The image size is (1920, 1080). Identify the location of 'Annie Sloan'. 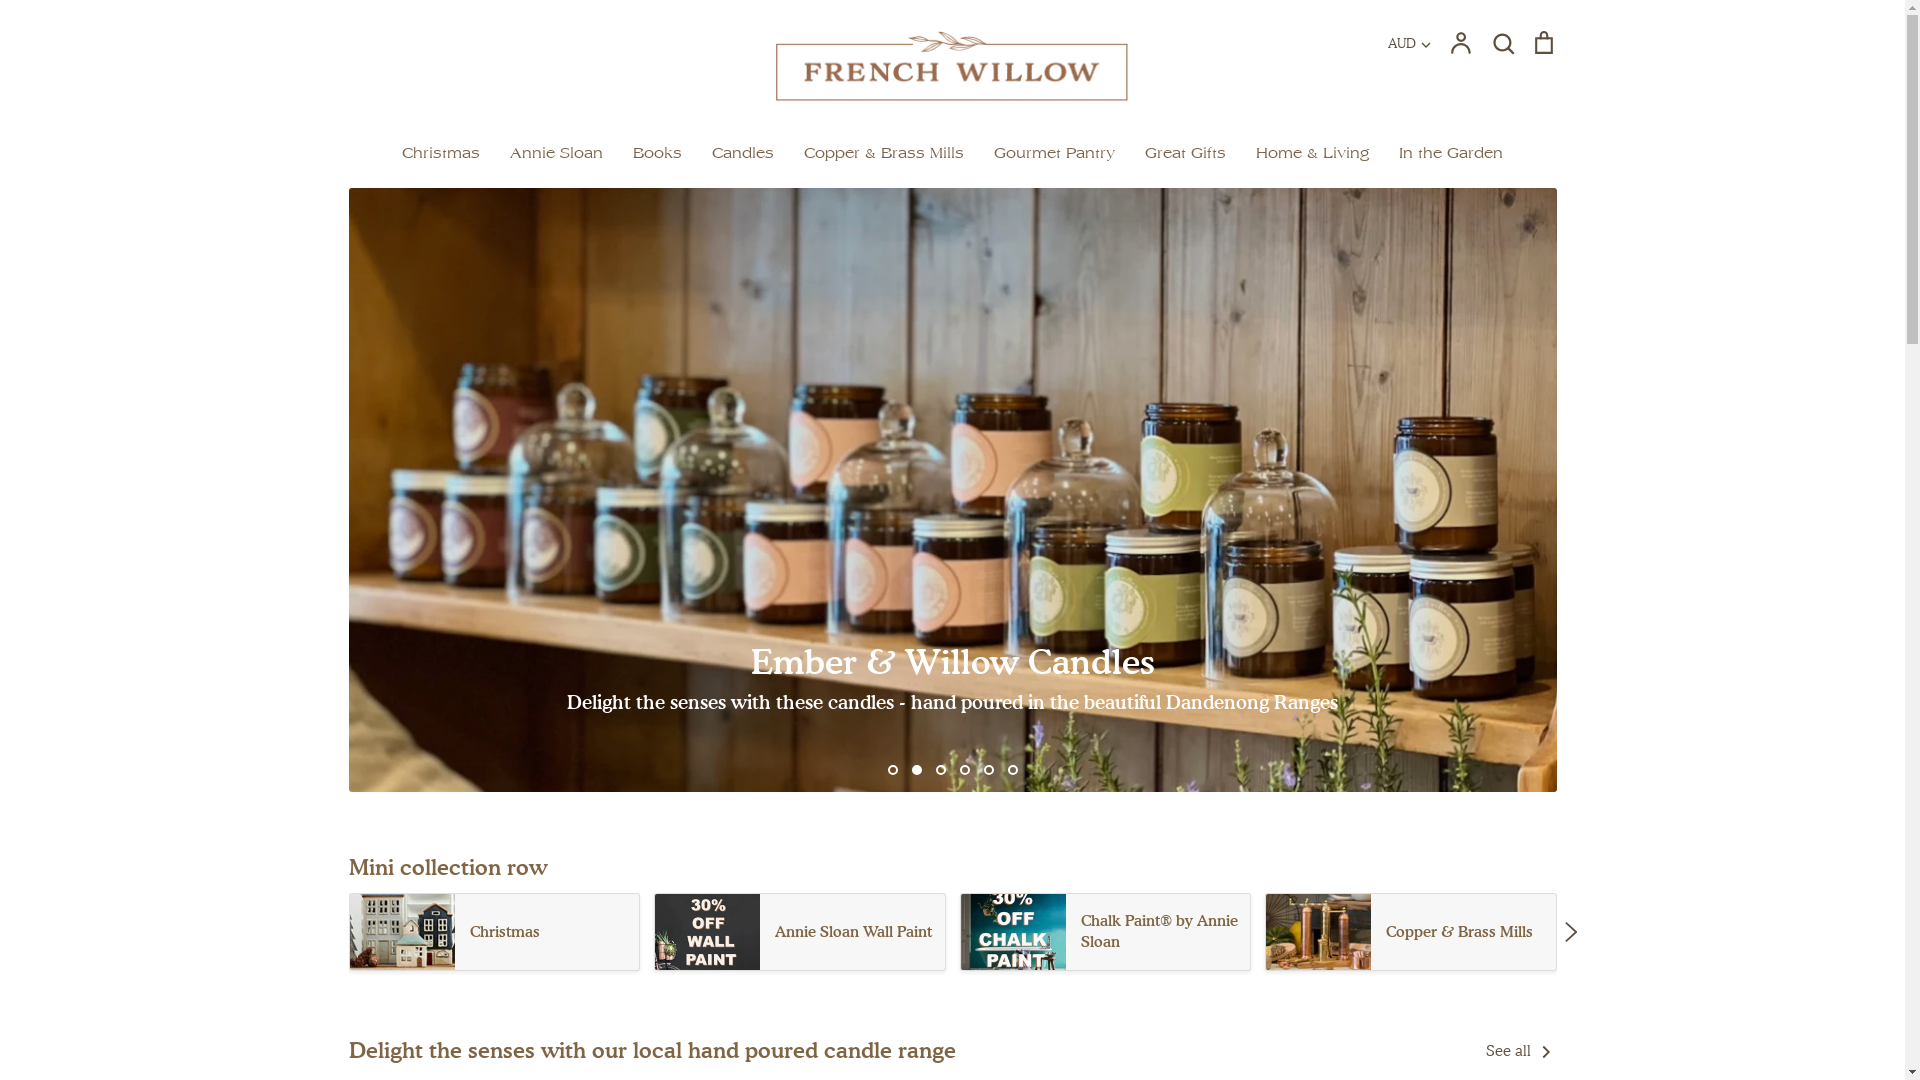
(556, 152).